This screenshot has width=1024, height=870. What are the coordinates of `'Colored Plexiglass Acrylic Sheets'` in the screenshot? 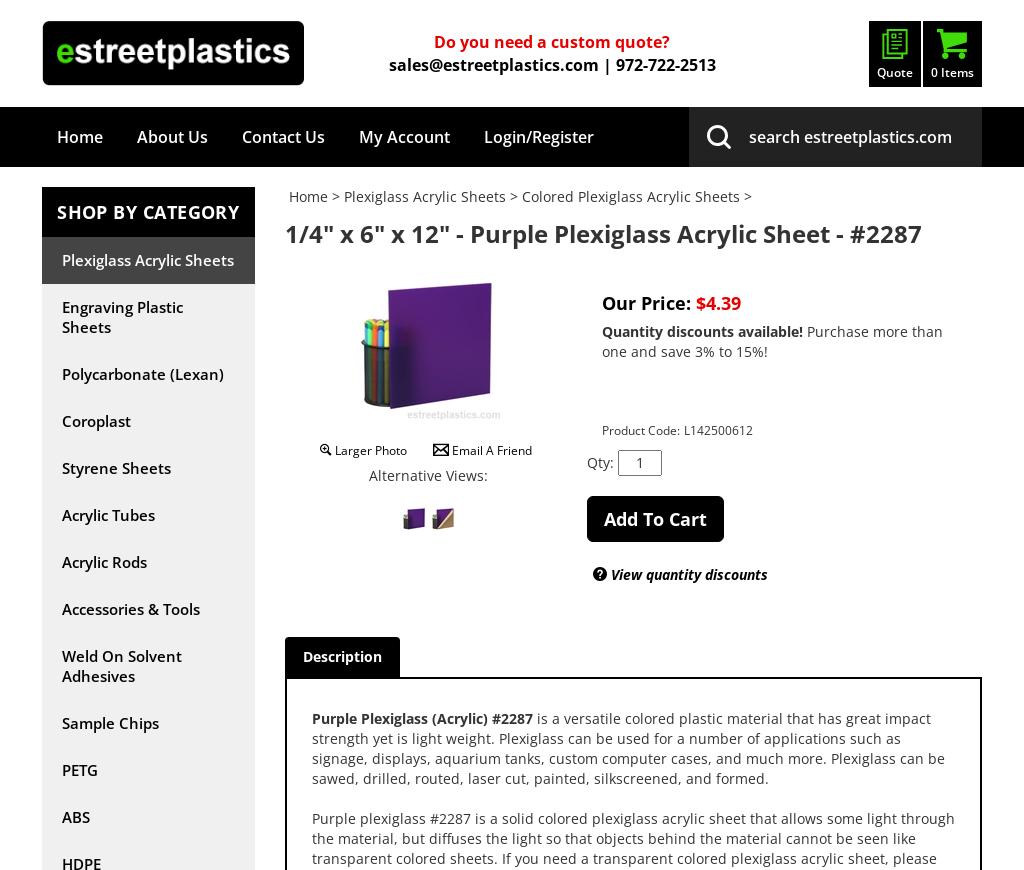 It's located at (629, 195).